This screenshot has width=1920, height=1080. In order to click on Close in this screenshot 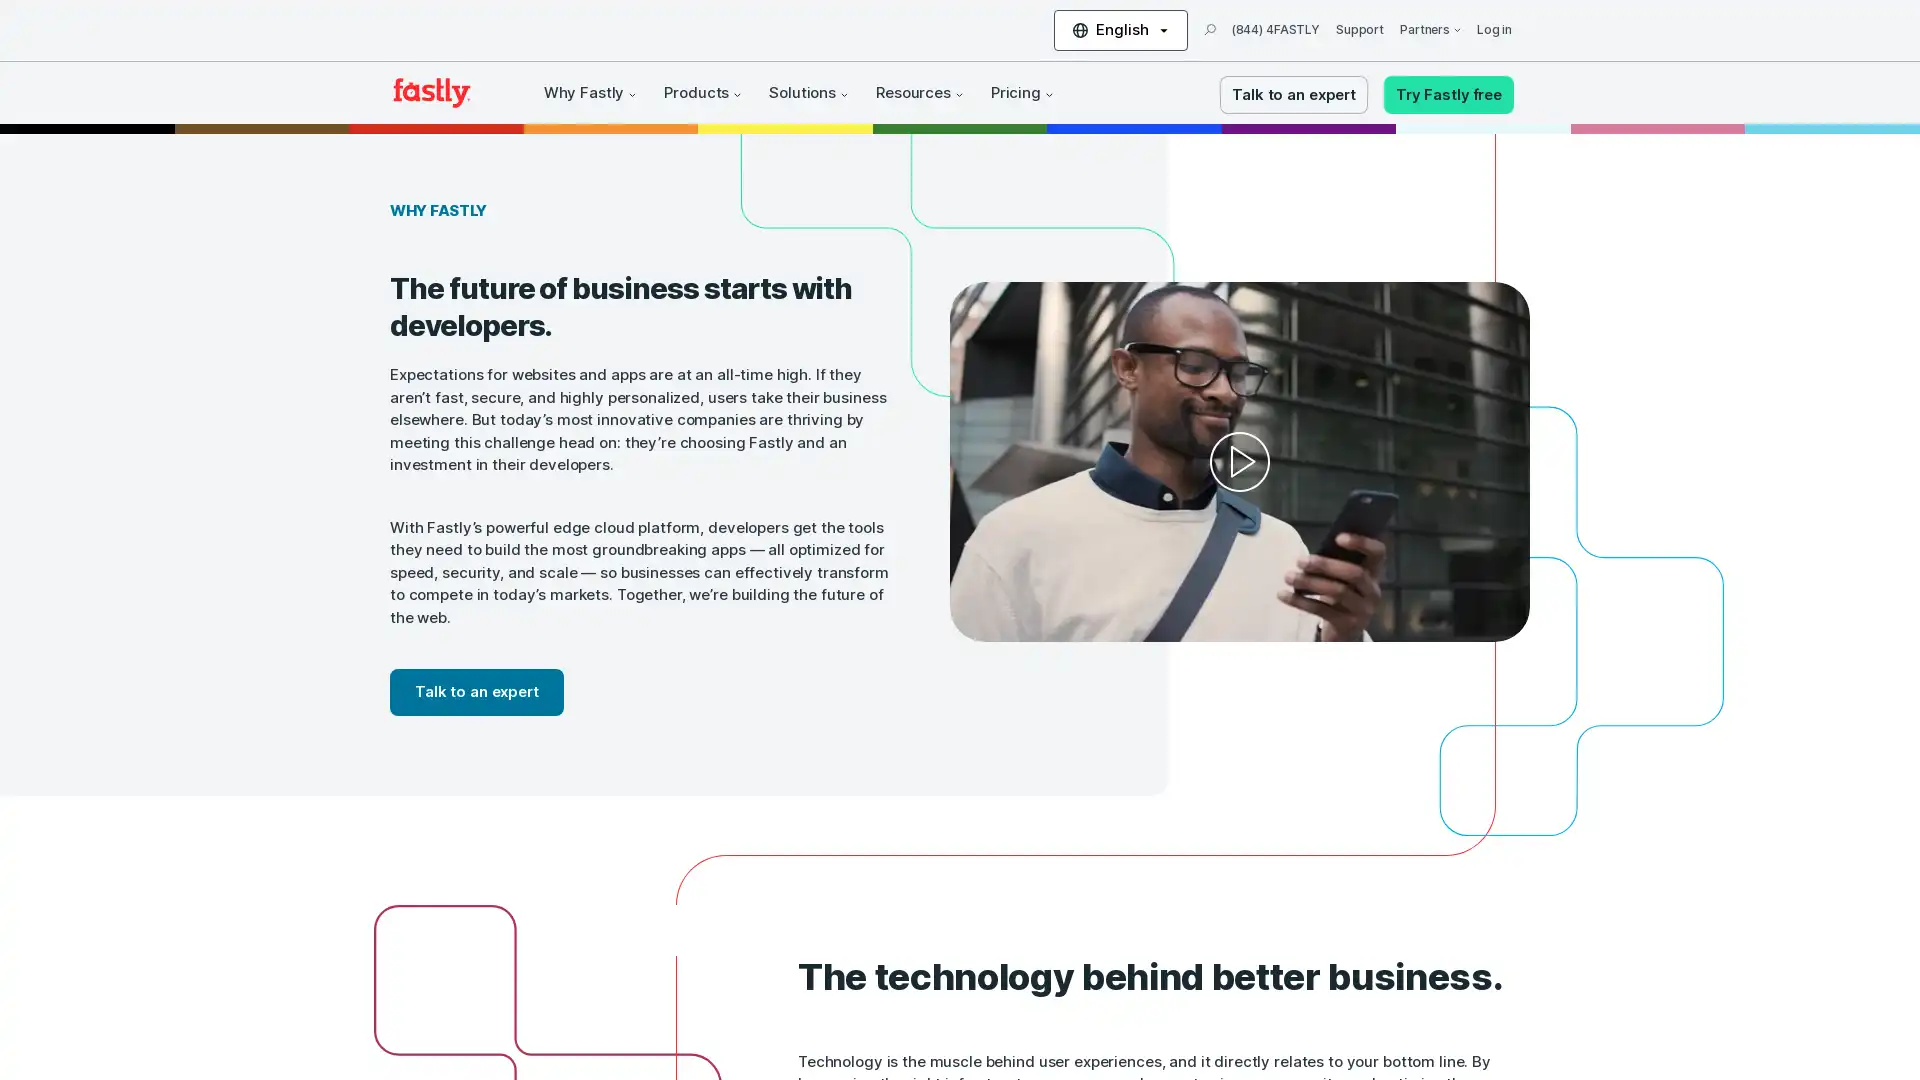, I will do `click(365, 810)`.